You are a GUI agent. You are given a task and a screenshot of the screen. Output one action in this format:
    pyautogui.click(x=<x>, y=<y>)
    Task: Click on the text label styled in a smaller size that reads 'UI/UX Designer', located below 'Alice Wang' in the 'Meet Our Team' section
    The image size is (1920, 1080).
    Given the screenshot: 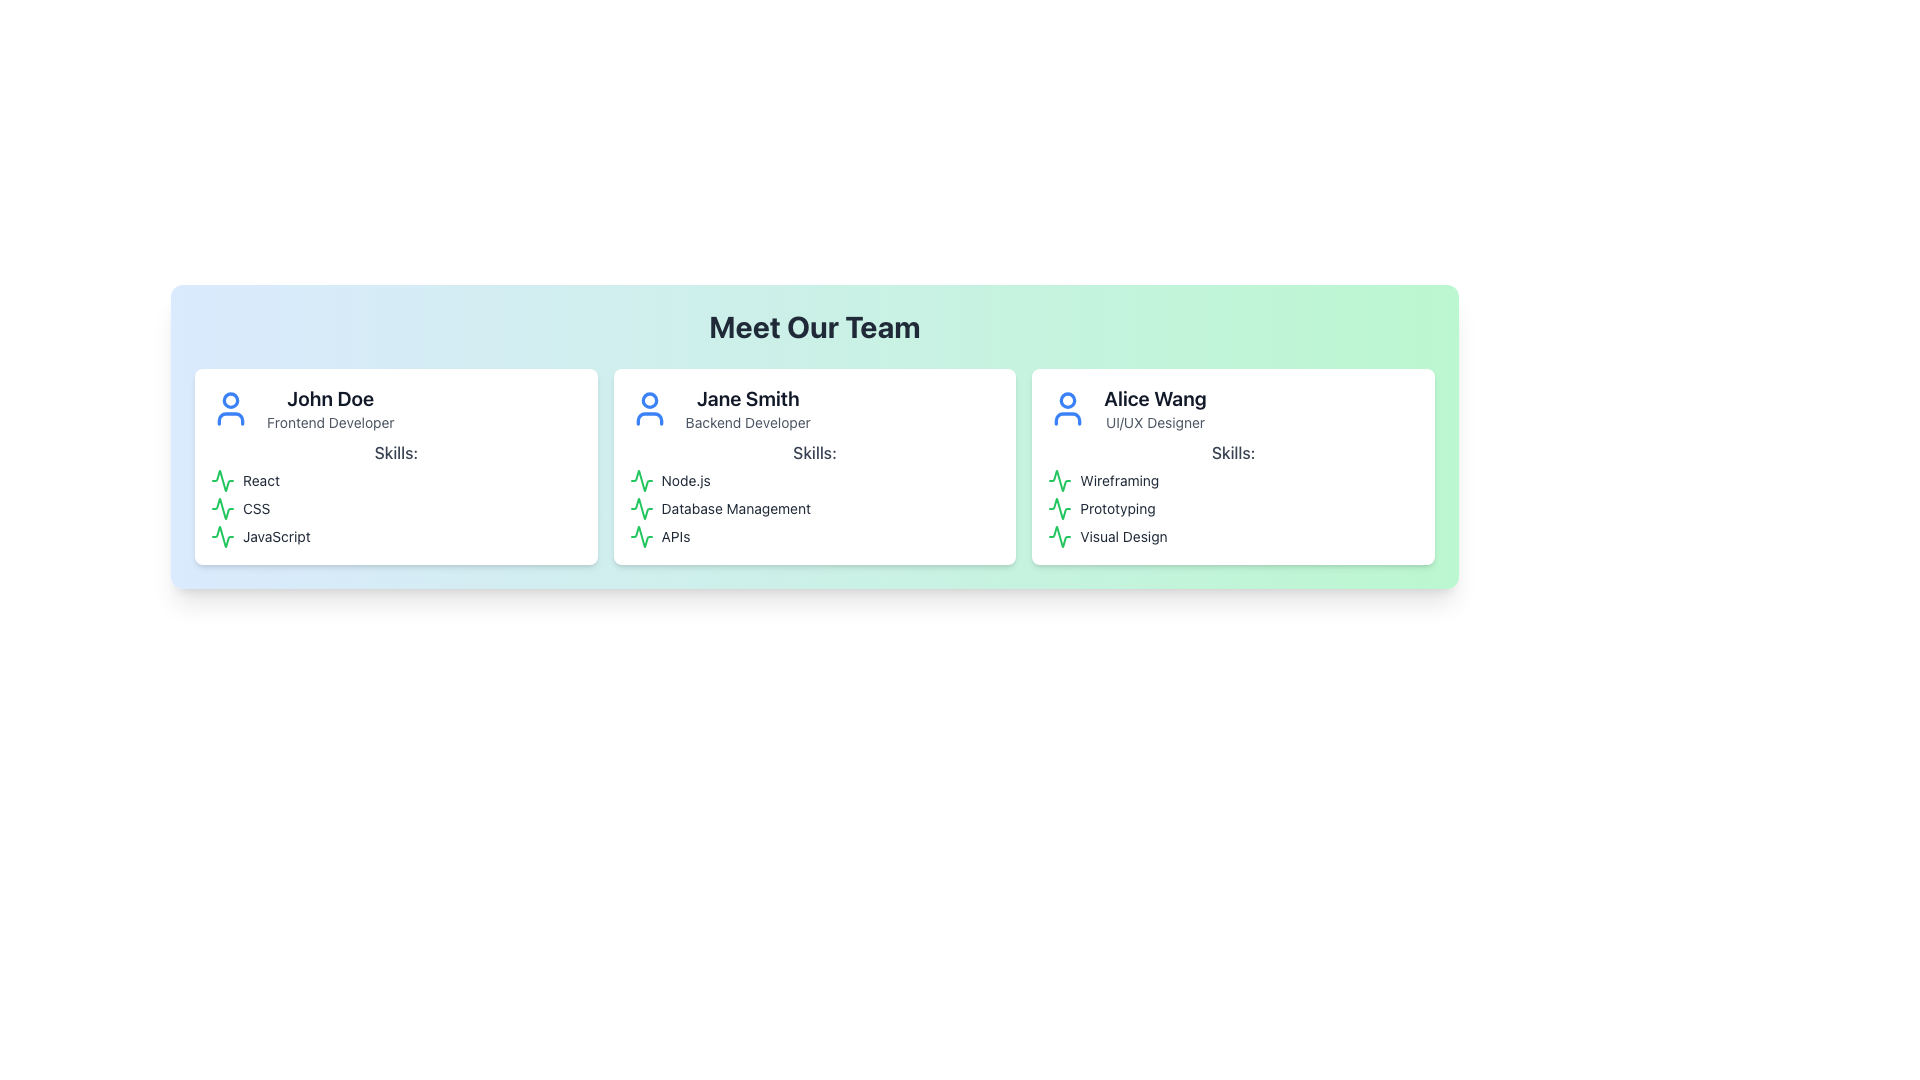 What is the action you would take?
    pyautogui.click(x=1155, y=422)
    